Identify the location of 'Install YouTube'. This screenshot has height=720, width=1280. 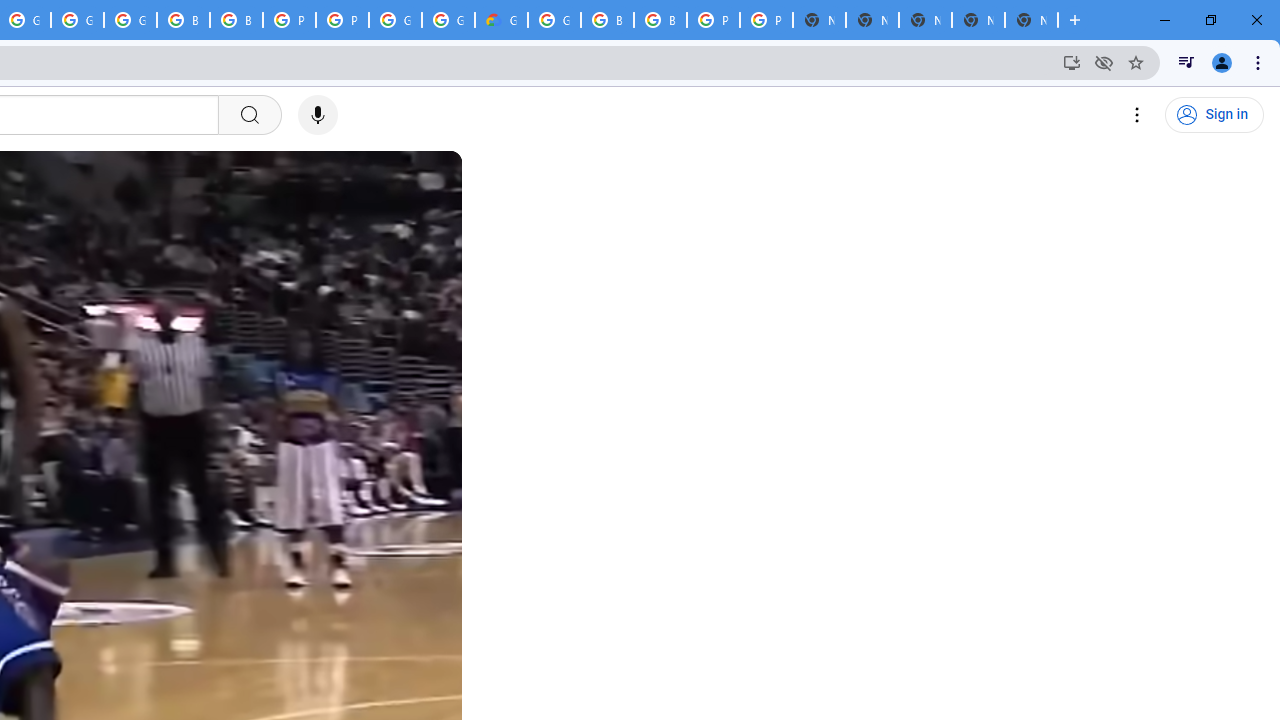
(1071, 61).